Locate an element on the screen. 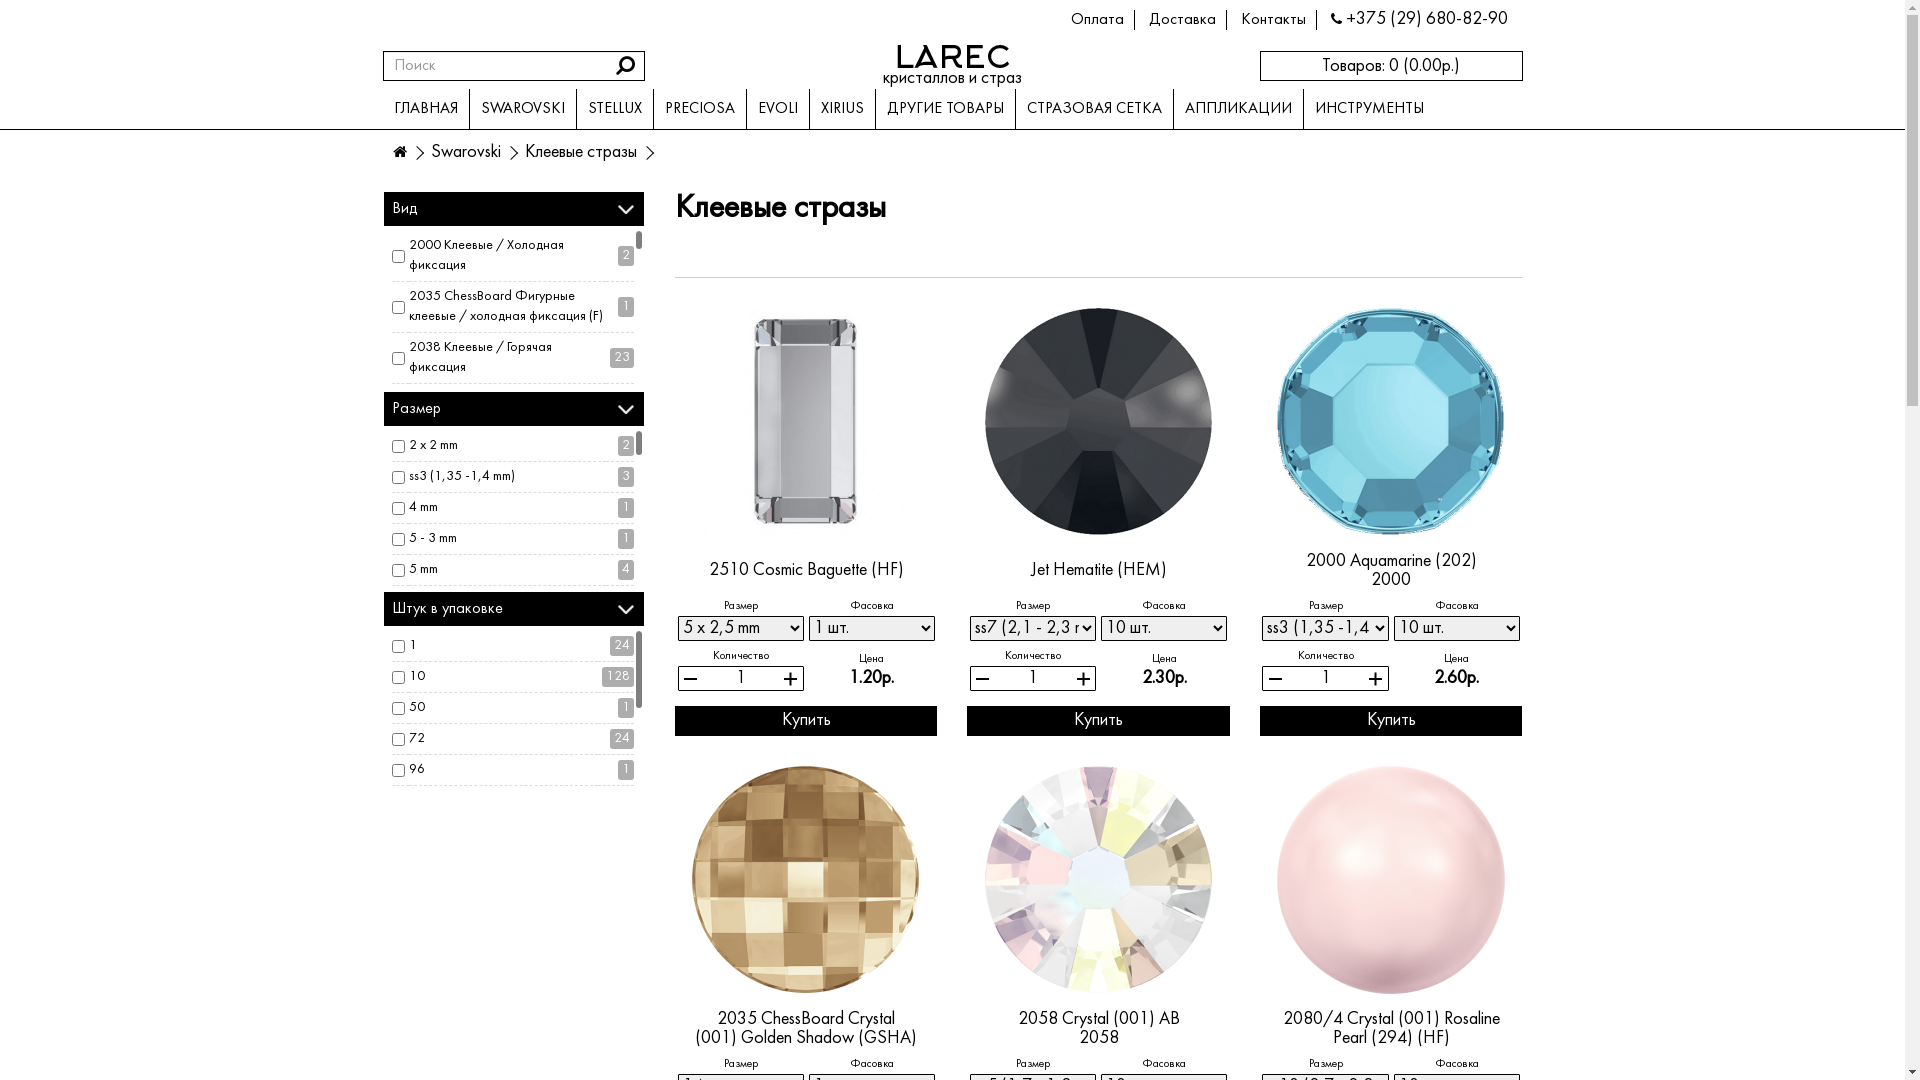  '2510 Cosmic Baguette (HF)' is located at coordinates (709, 570).